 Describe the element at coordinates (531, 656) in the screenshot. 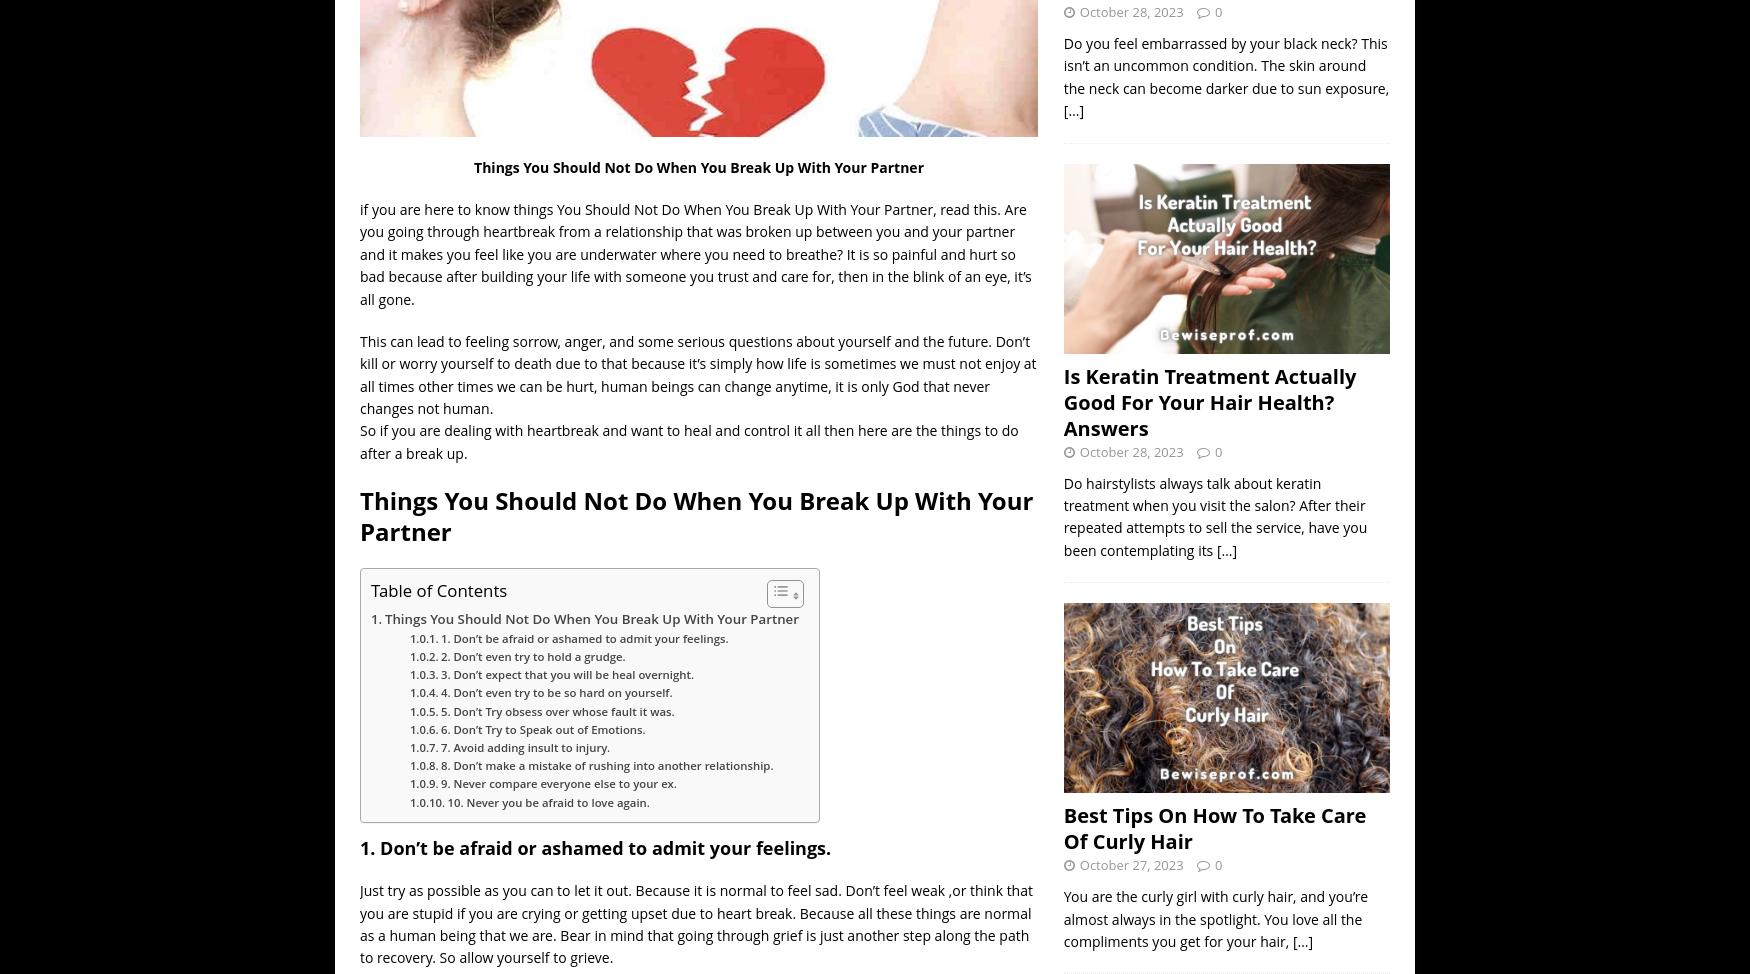

I see `'2. Don’t even try to hold a grudge.'` at that location.